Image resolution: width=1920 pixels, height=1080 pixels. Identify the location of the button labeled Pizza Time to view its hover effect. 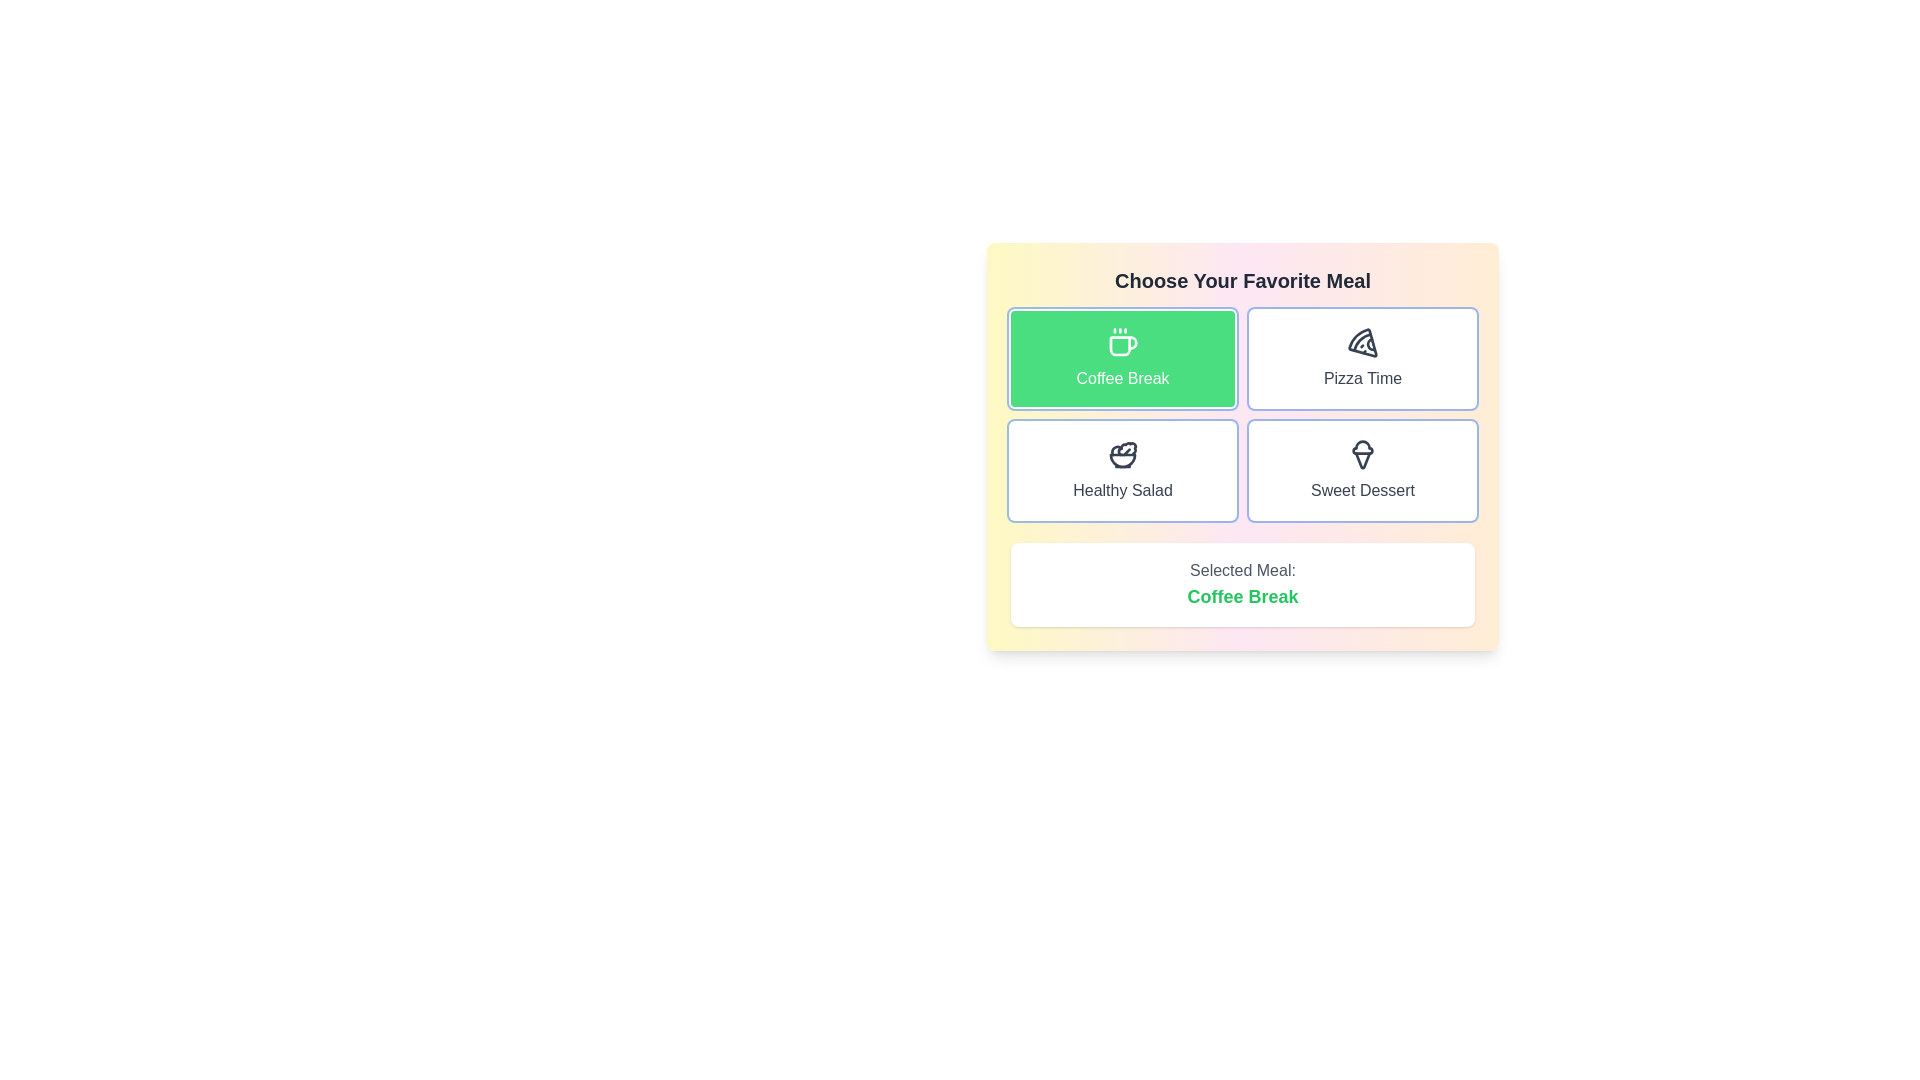
(1362, 357).